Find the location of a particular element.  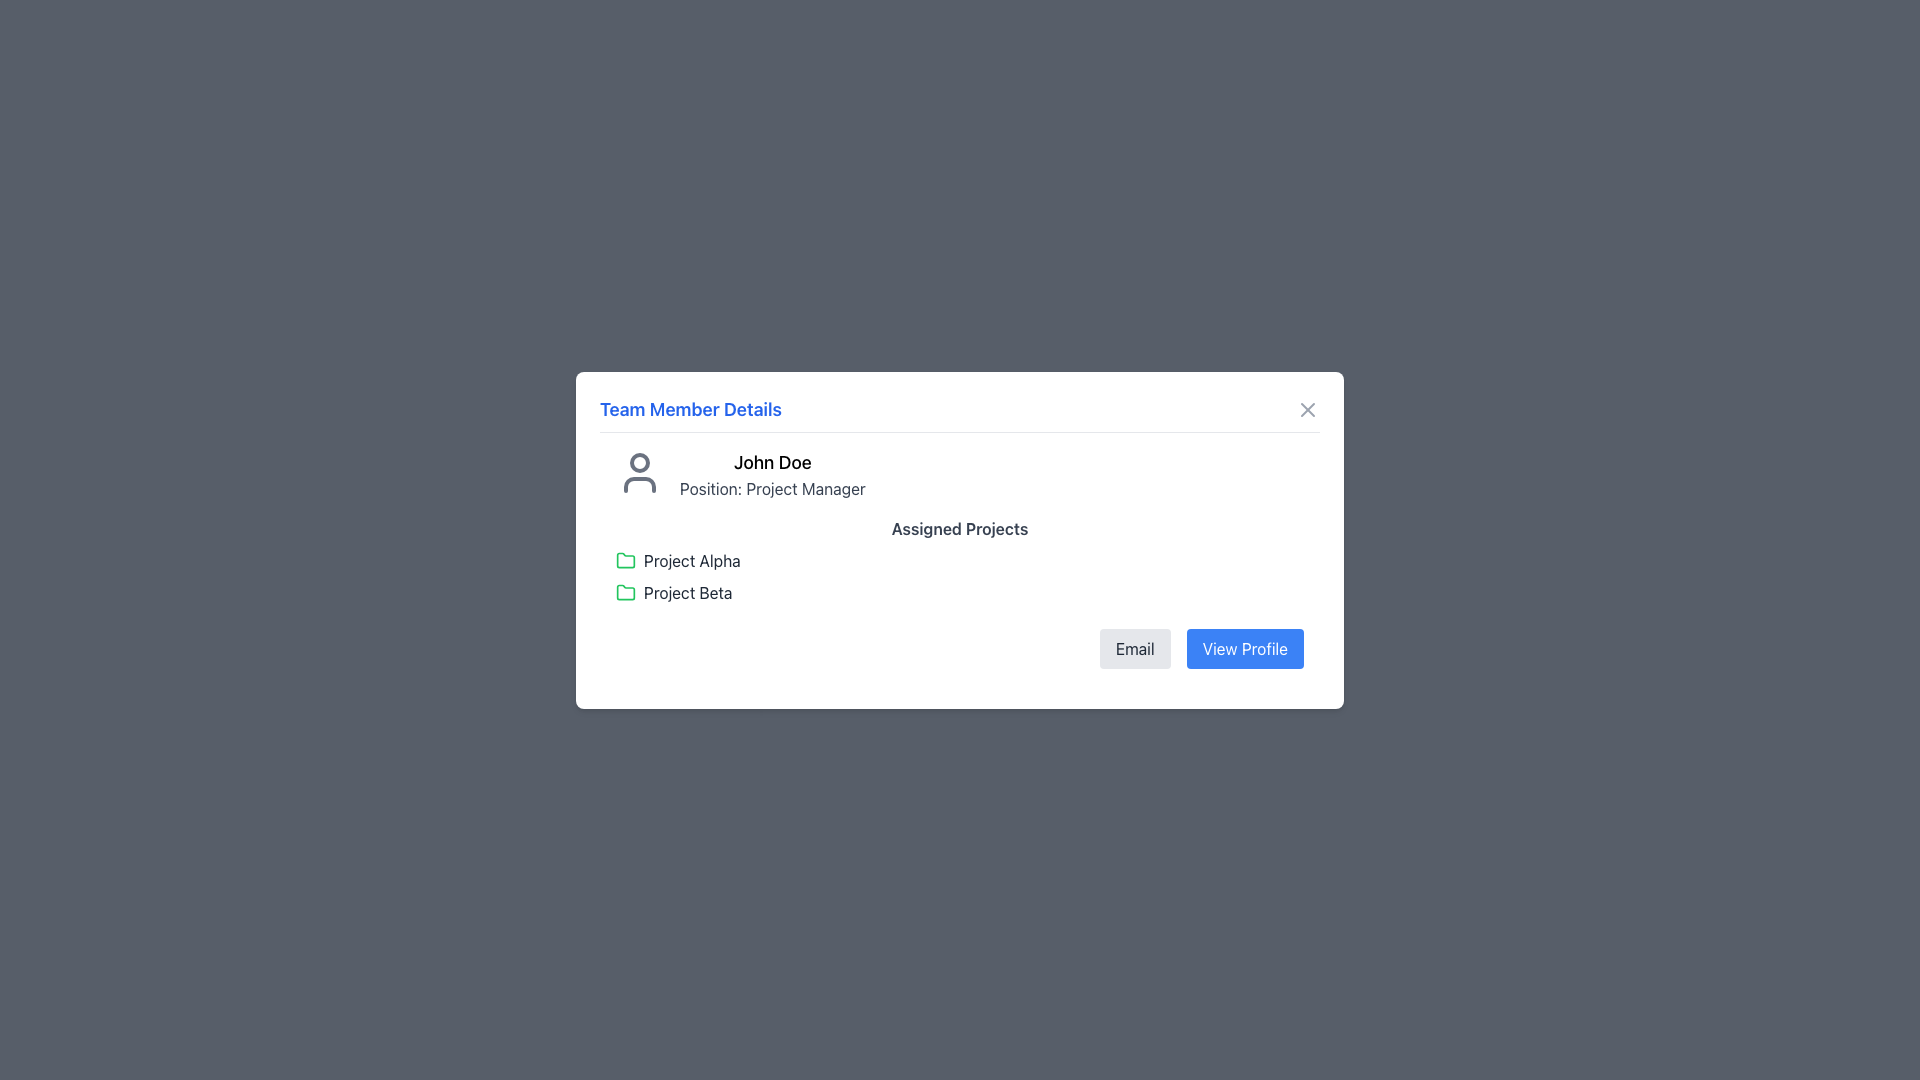

the icon representing 'Project Beta' located in the 'Assigned Projects' section of the 'Team Member Details' modal is located at coordinates (624, 590).